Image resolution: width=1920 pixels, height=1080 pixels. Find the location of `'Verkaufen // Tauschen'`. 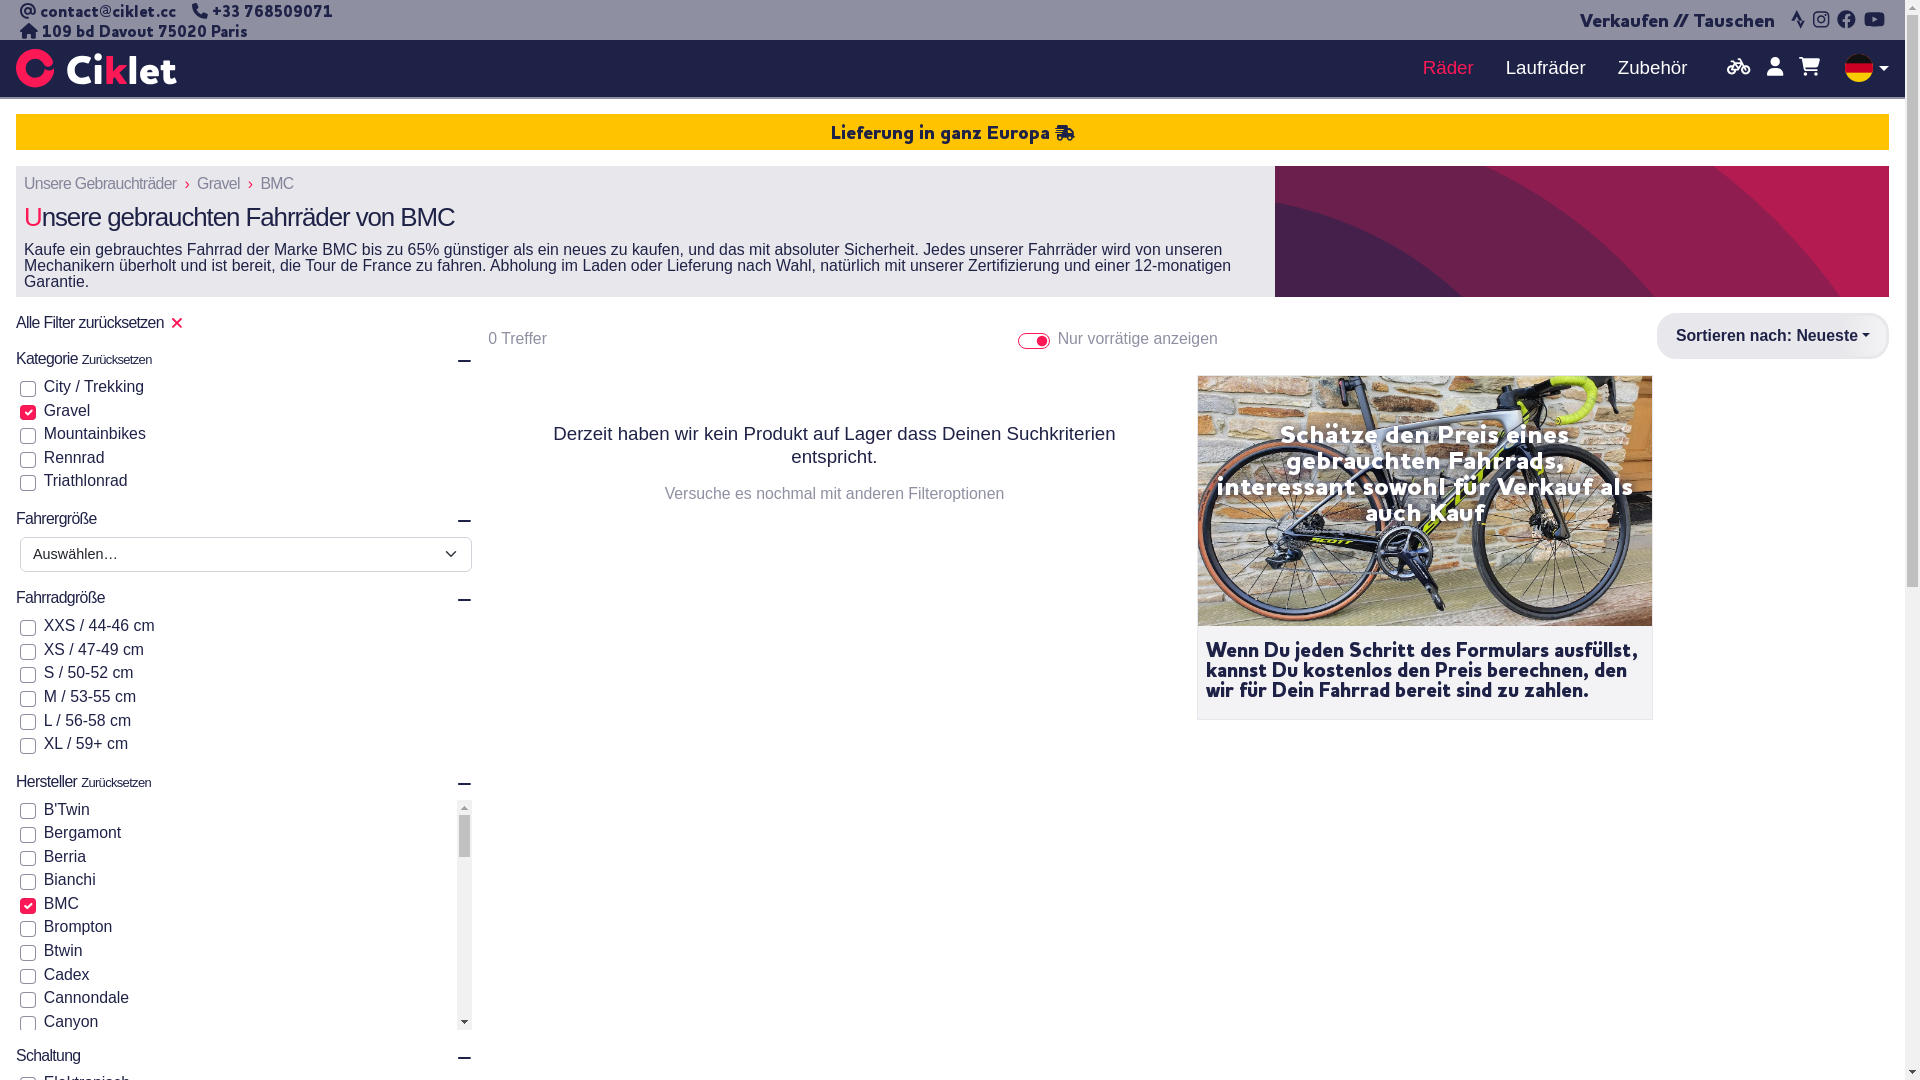

'Verkaufen // Tauschen' is located at coordinates (1680, 22).